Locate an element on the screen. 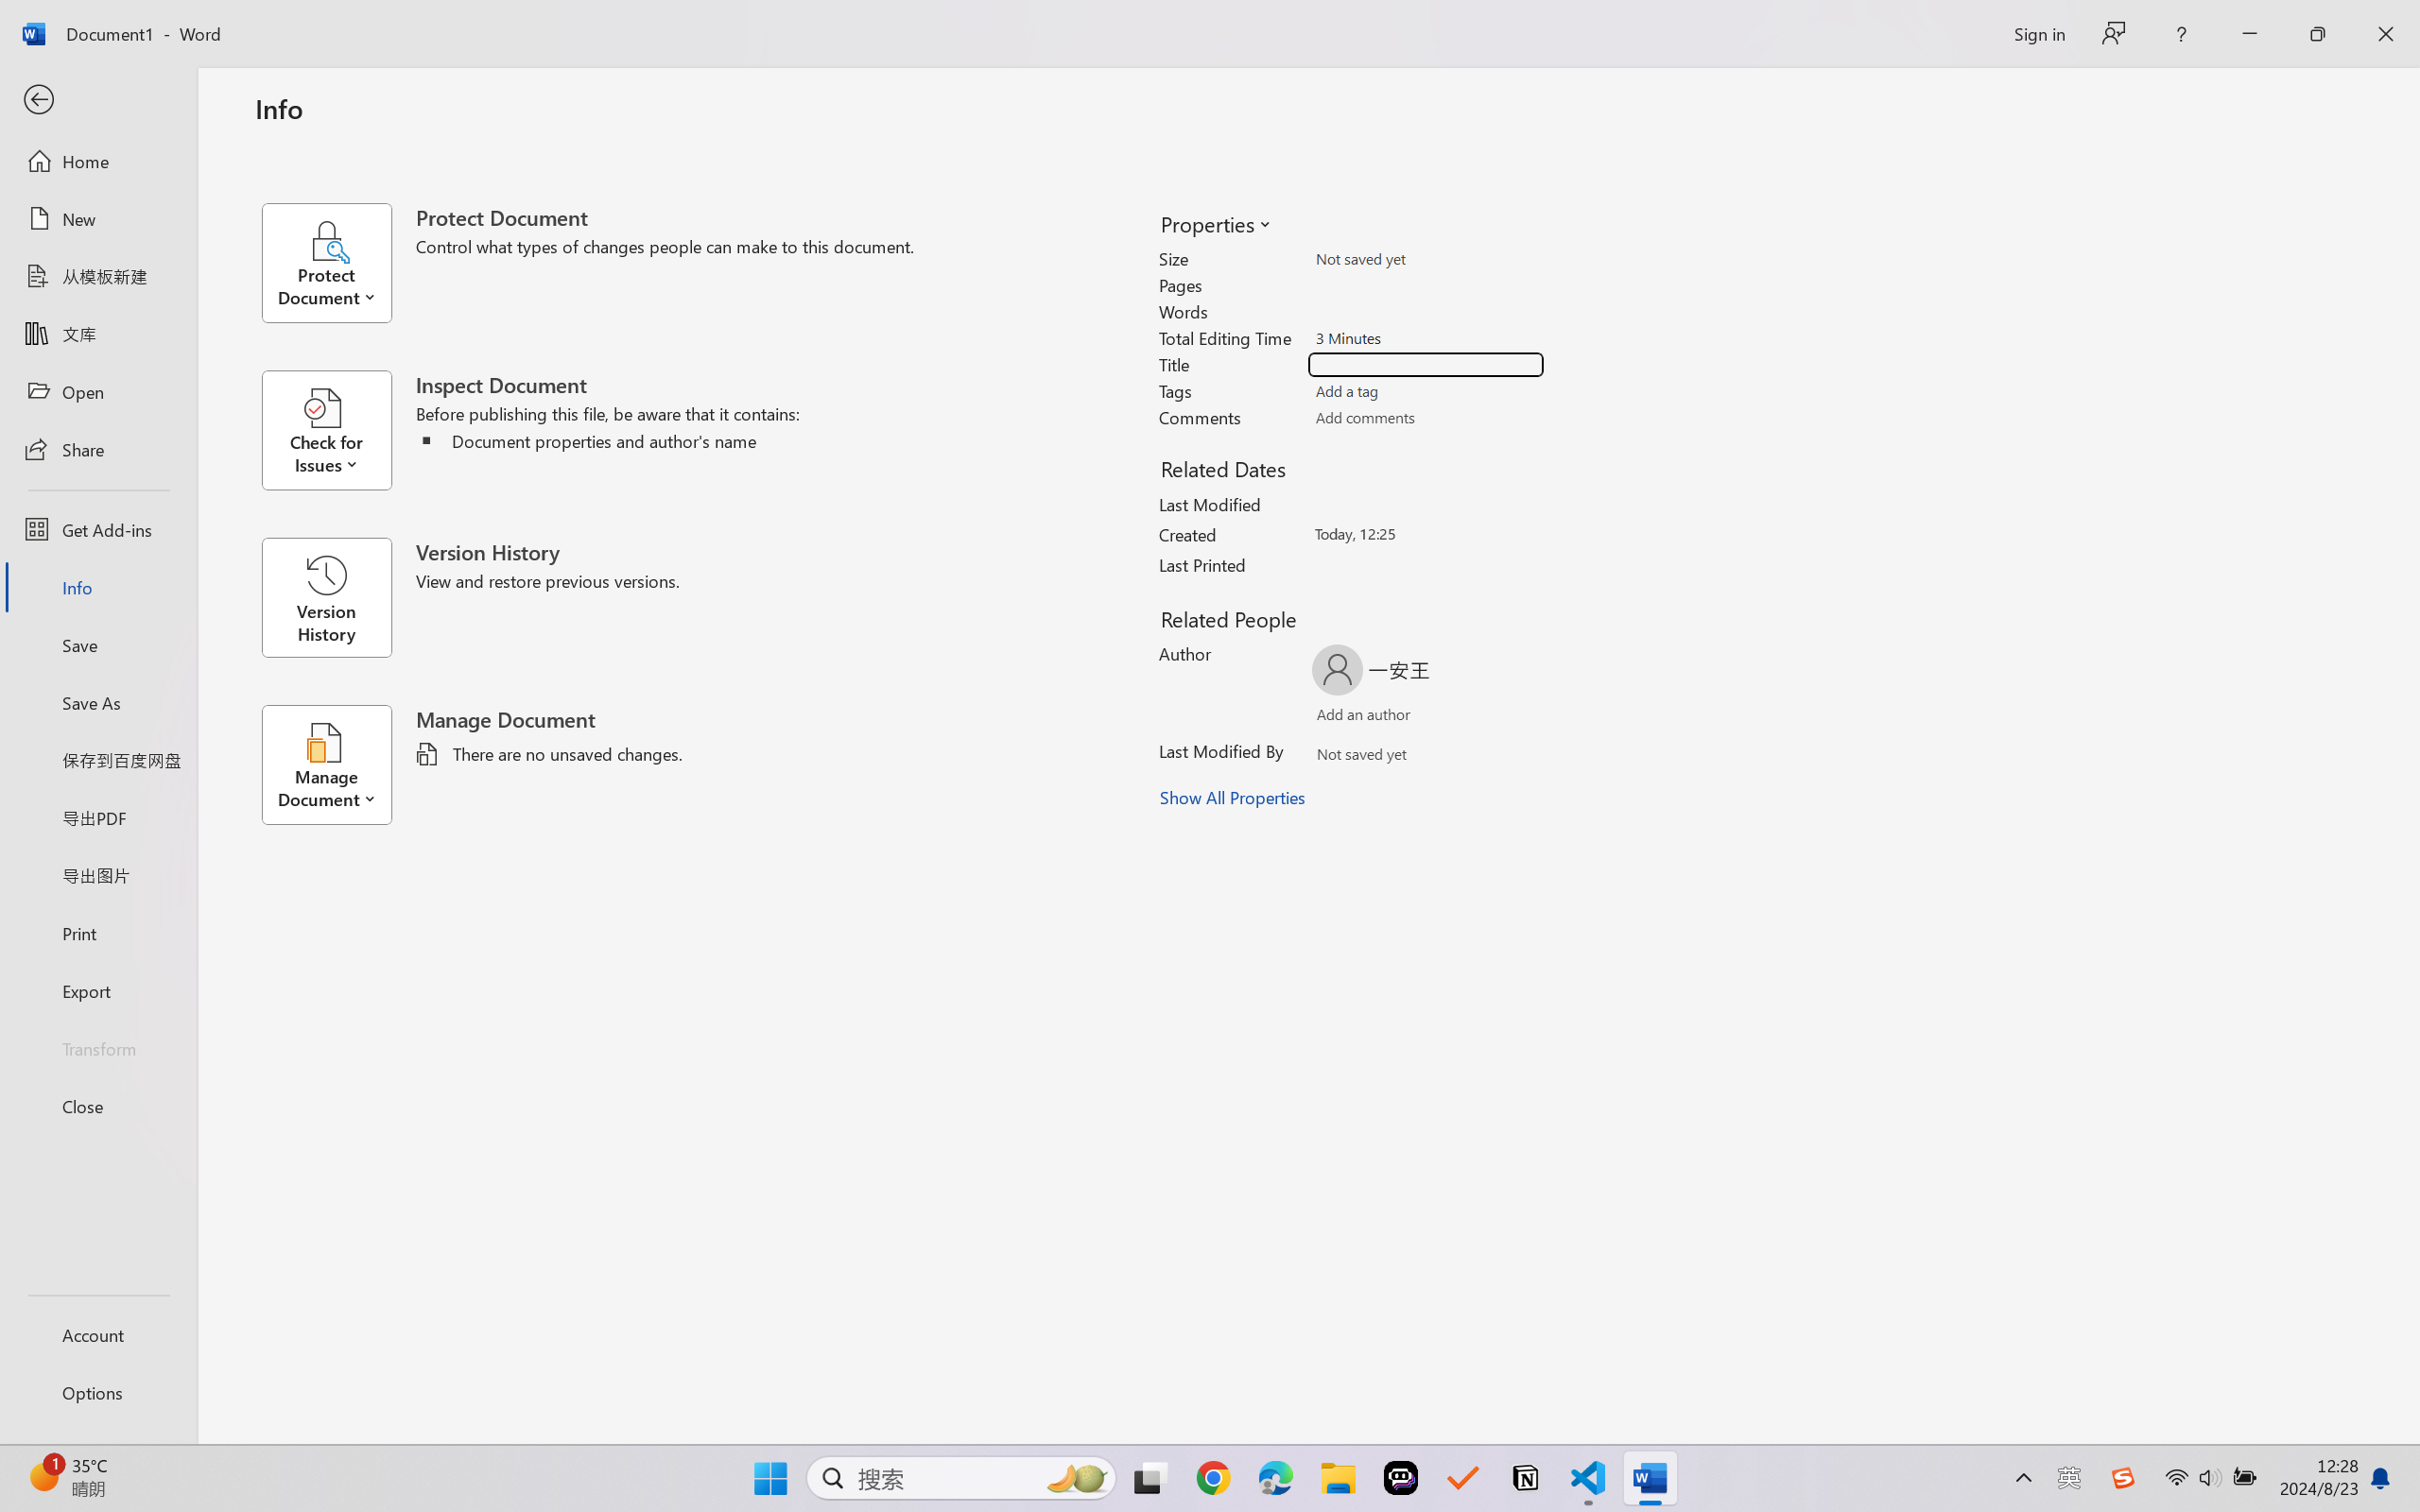  'Options' is located at coordinates (97, 1391).